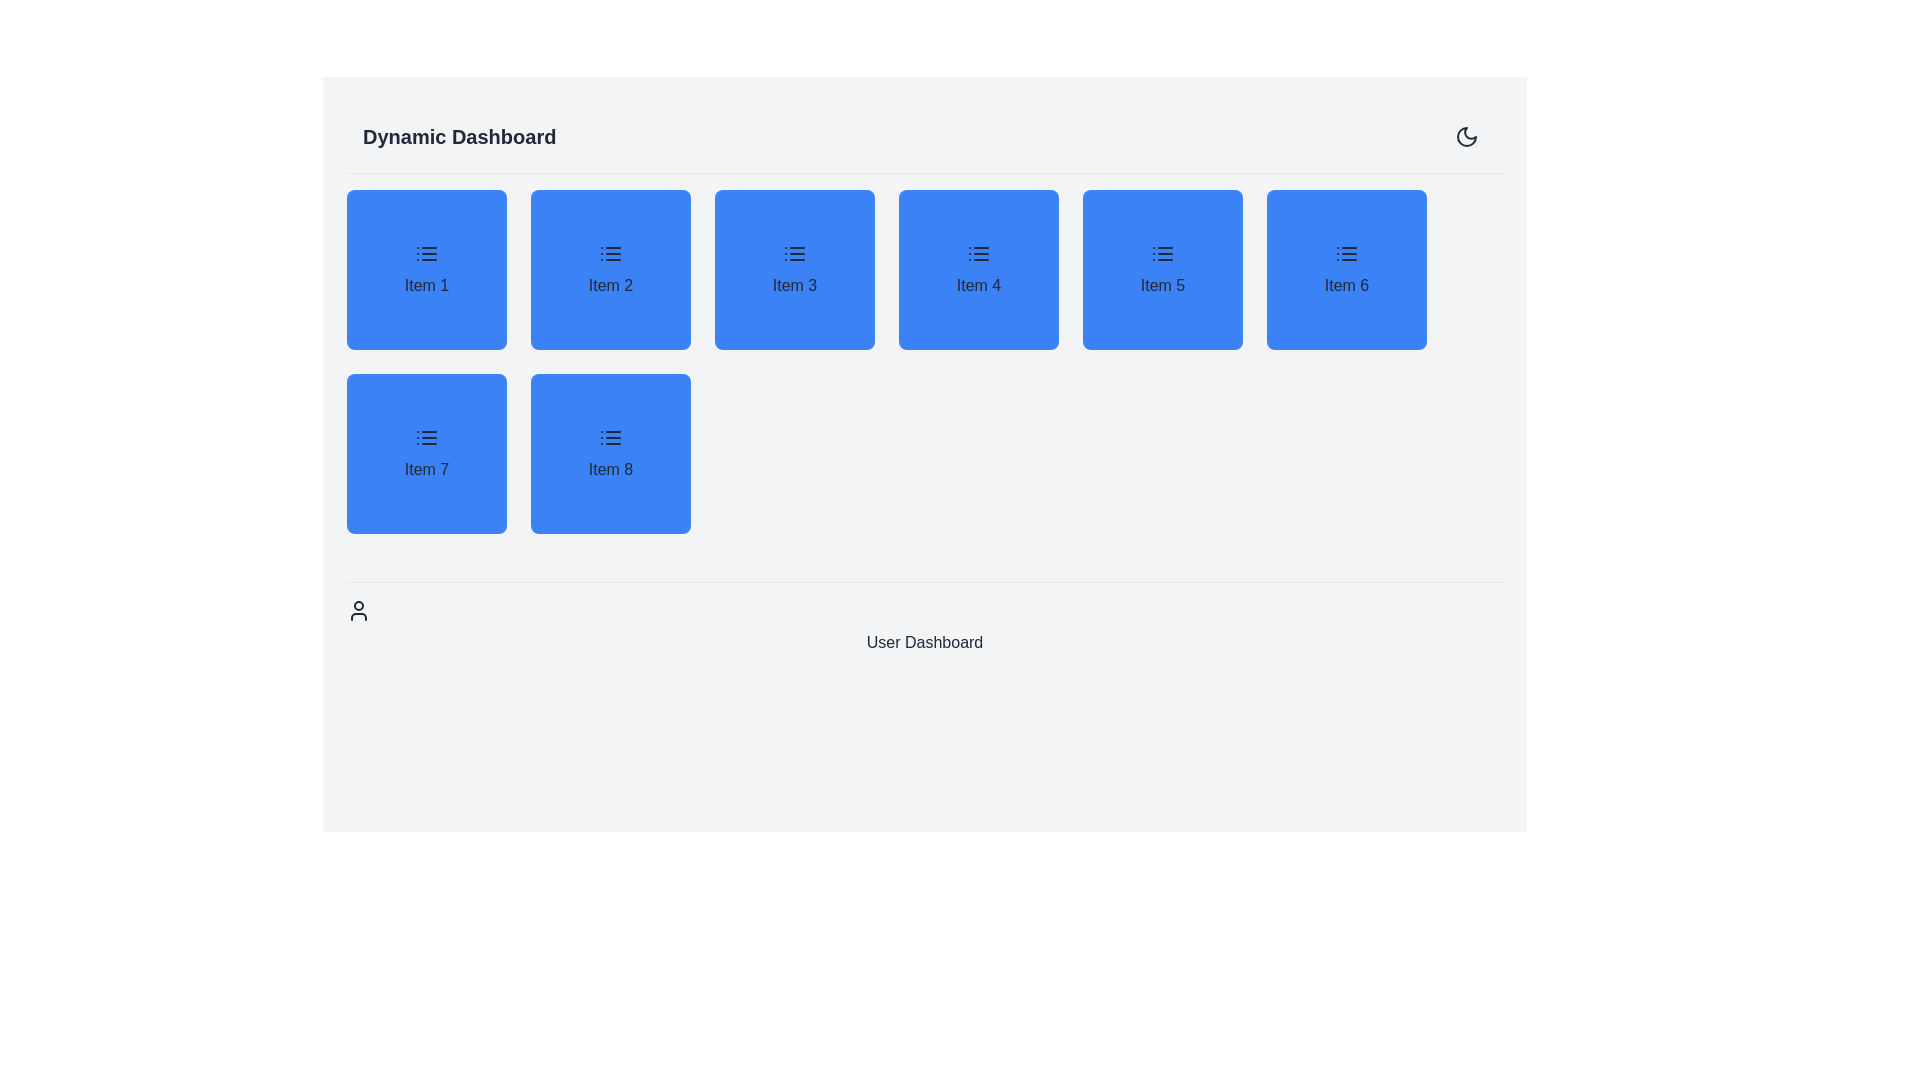  Describe the element at coordinates (979, 253) in the screenshot. I see `the graphical icon resembling a list indicator located in the blue card labeled 'Item 4'` at that location.